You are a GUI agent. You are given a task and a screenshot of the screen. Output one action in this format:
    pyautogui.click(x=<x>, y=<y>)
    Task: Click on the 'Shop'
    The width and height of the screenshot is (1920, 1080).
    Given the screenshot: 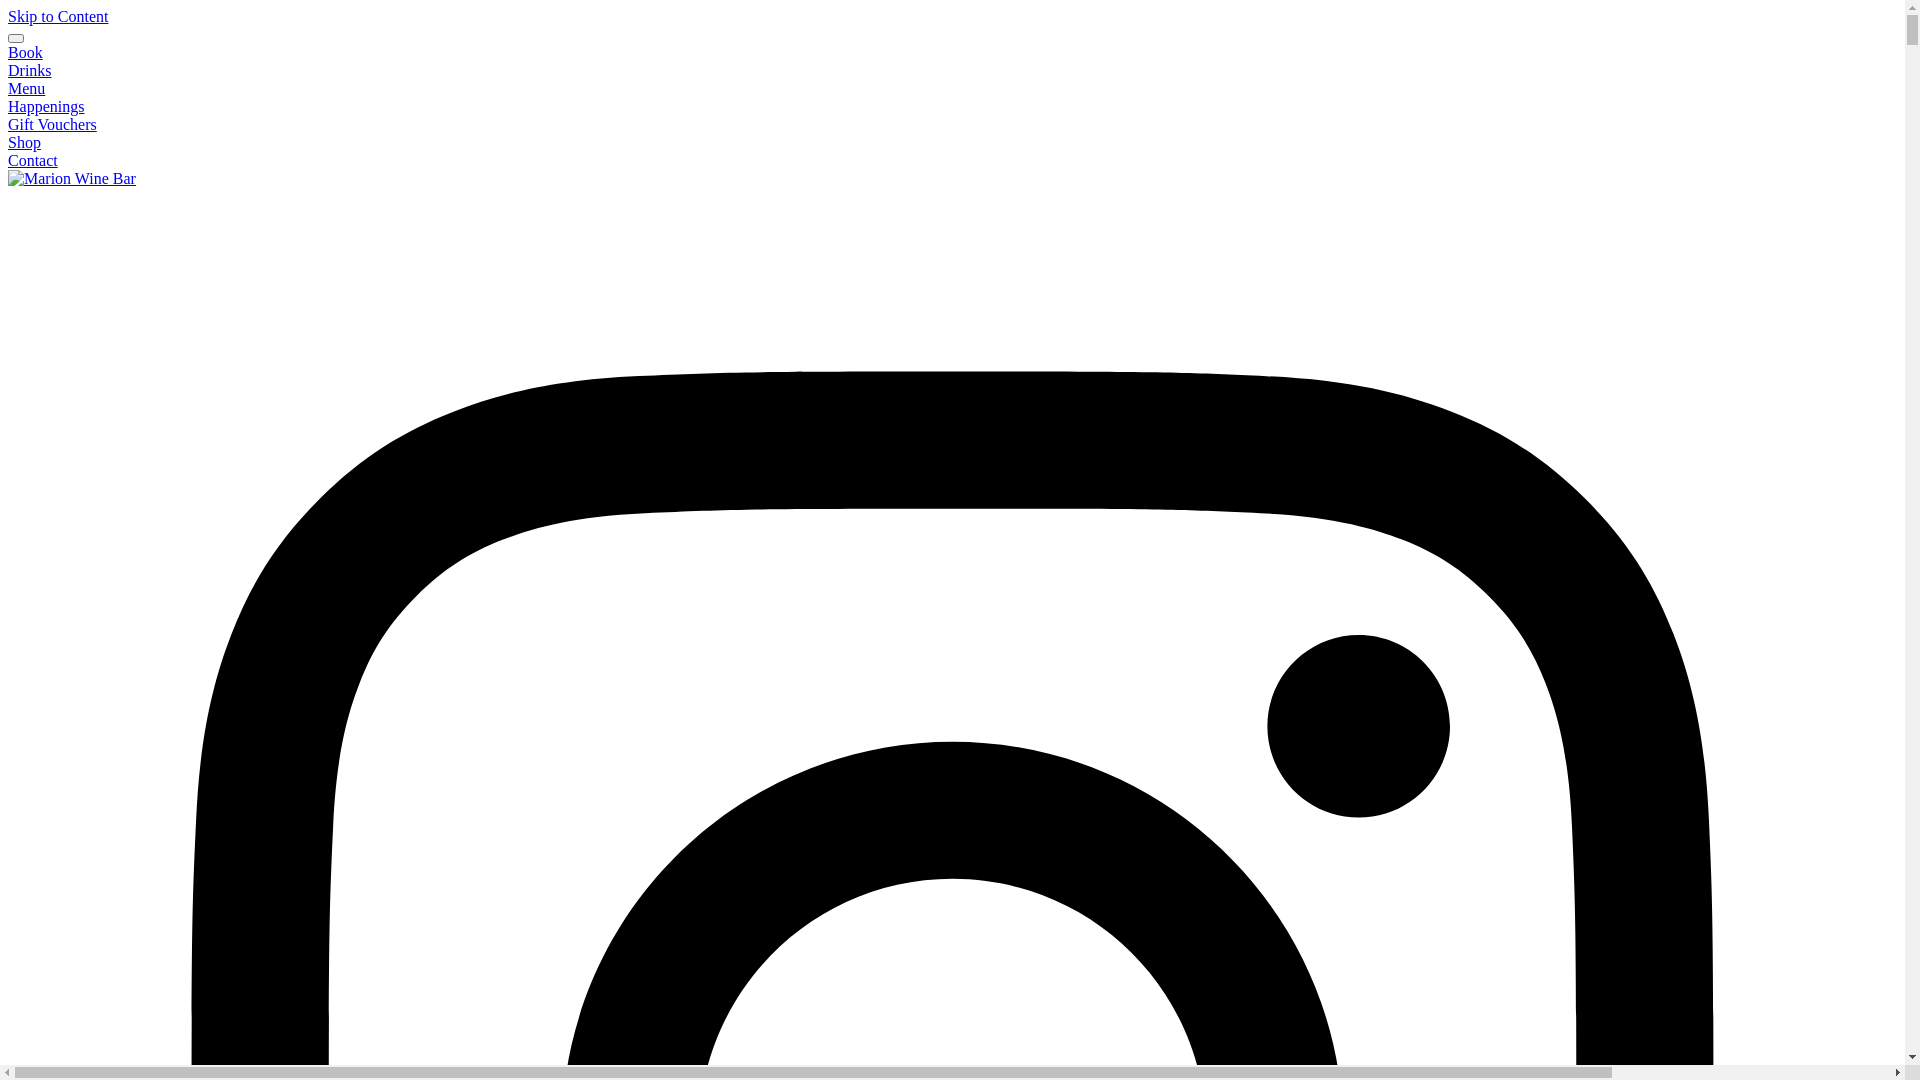 What is the action you would take?
    pyautogui.click(x=24, y=141)
    